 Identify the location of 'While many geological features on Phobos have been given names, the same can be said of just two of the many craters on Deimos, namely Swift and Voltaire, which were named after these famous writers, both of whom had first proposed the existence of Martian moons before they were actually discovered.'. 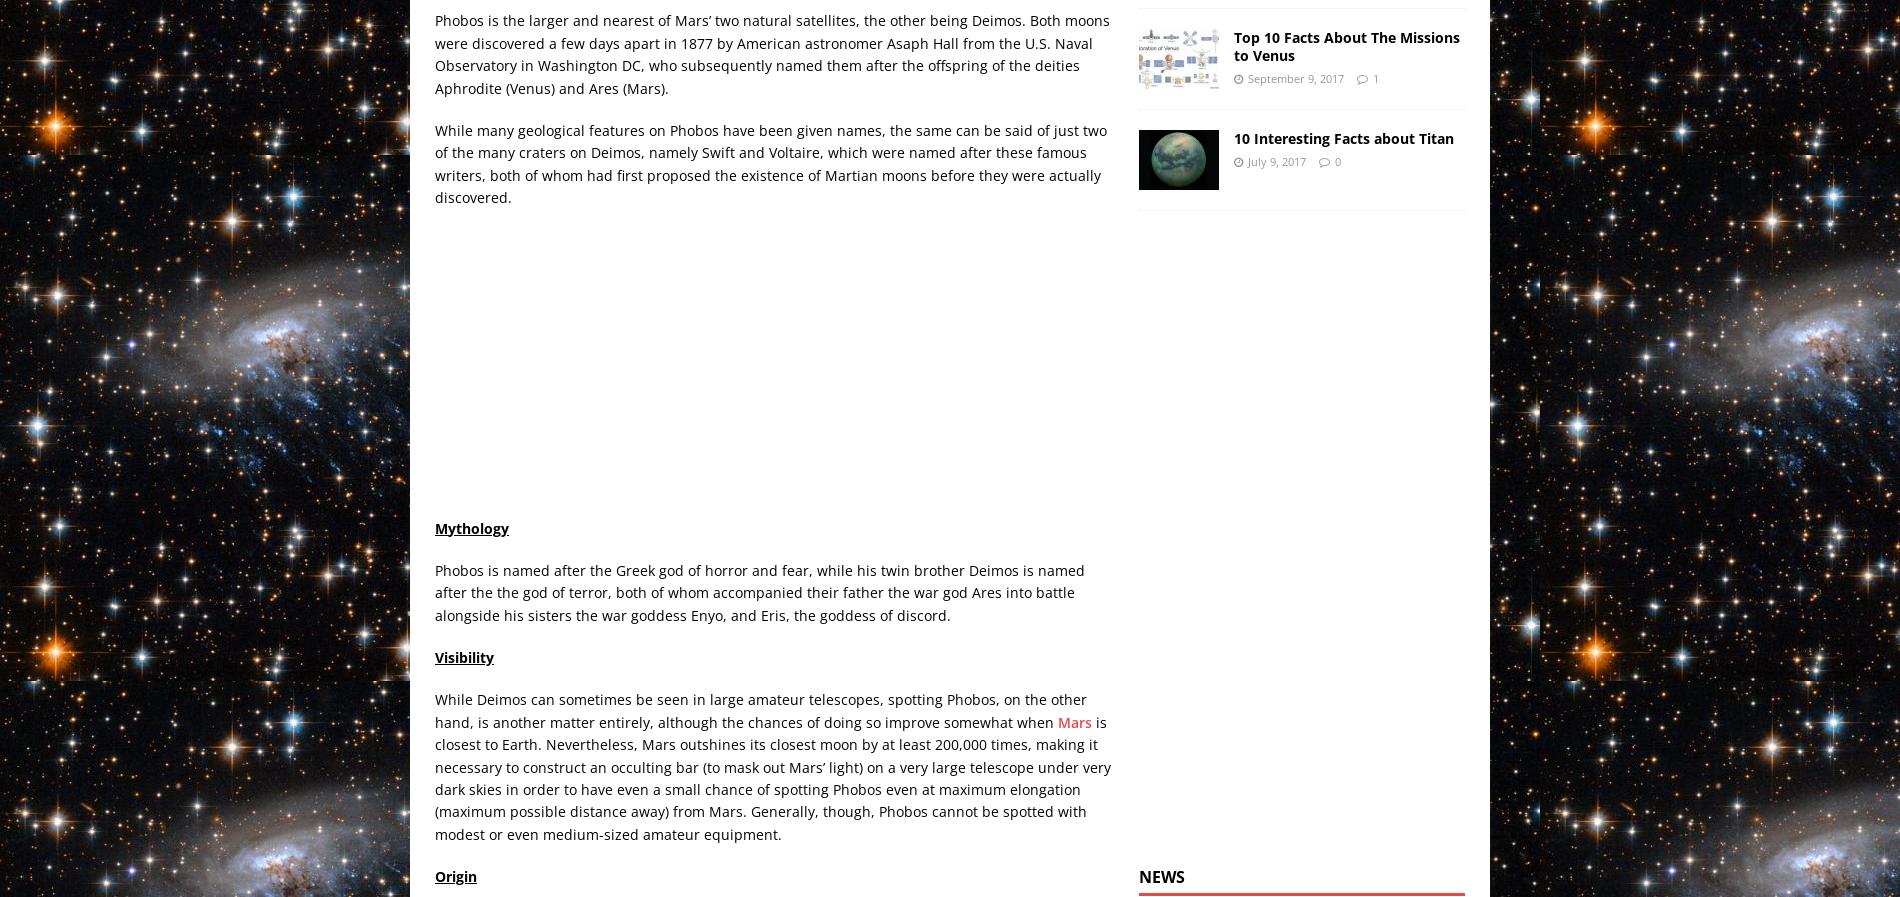
(770, 162).